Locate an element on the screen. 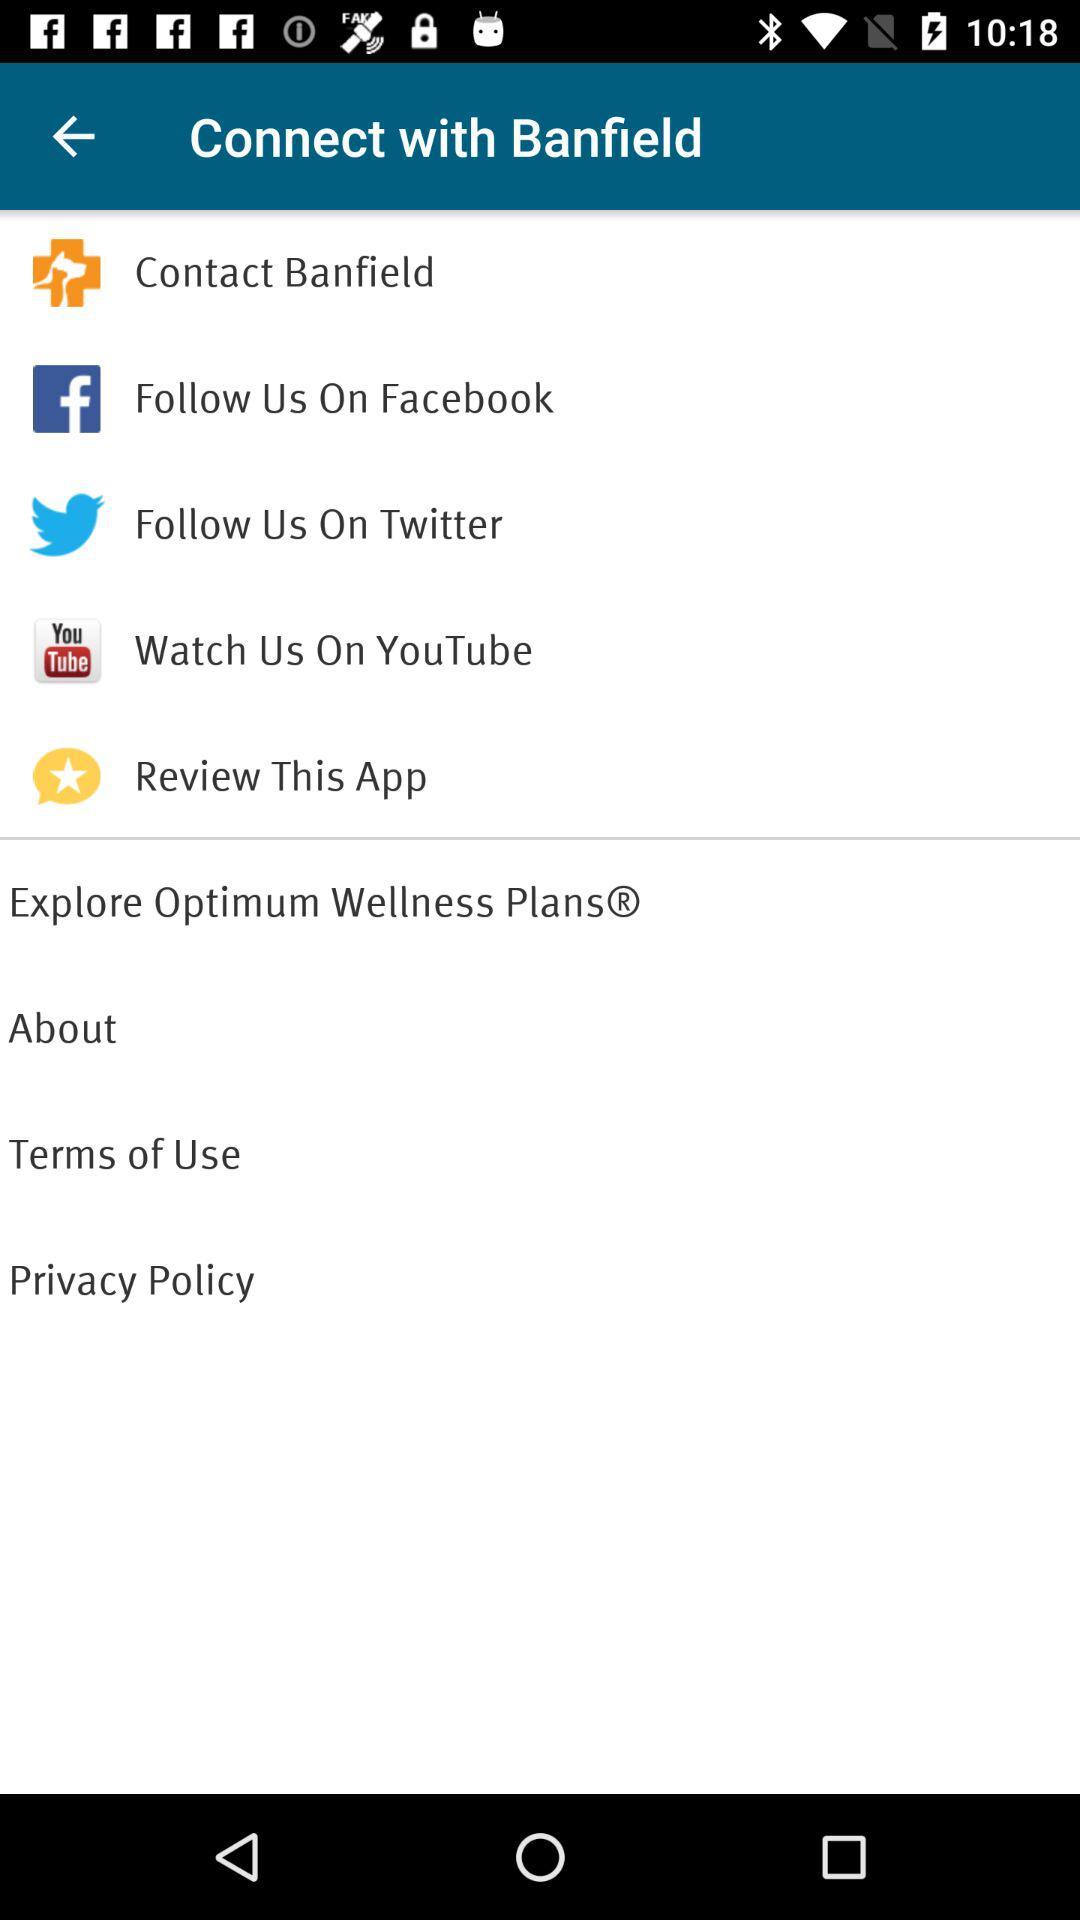  icon below about is located at coordinates (540, 1155).